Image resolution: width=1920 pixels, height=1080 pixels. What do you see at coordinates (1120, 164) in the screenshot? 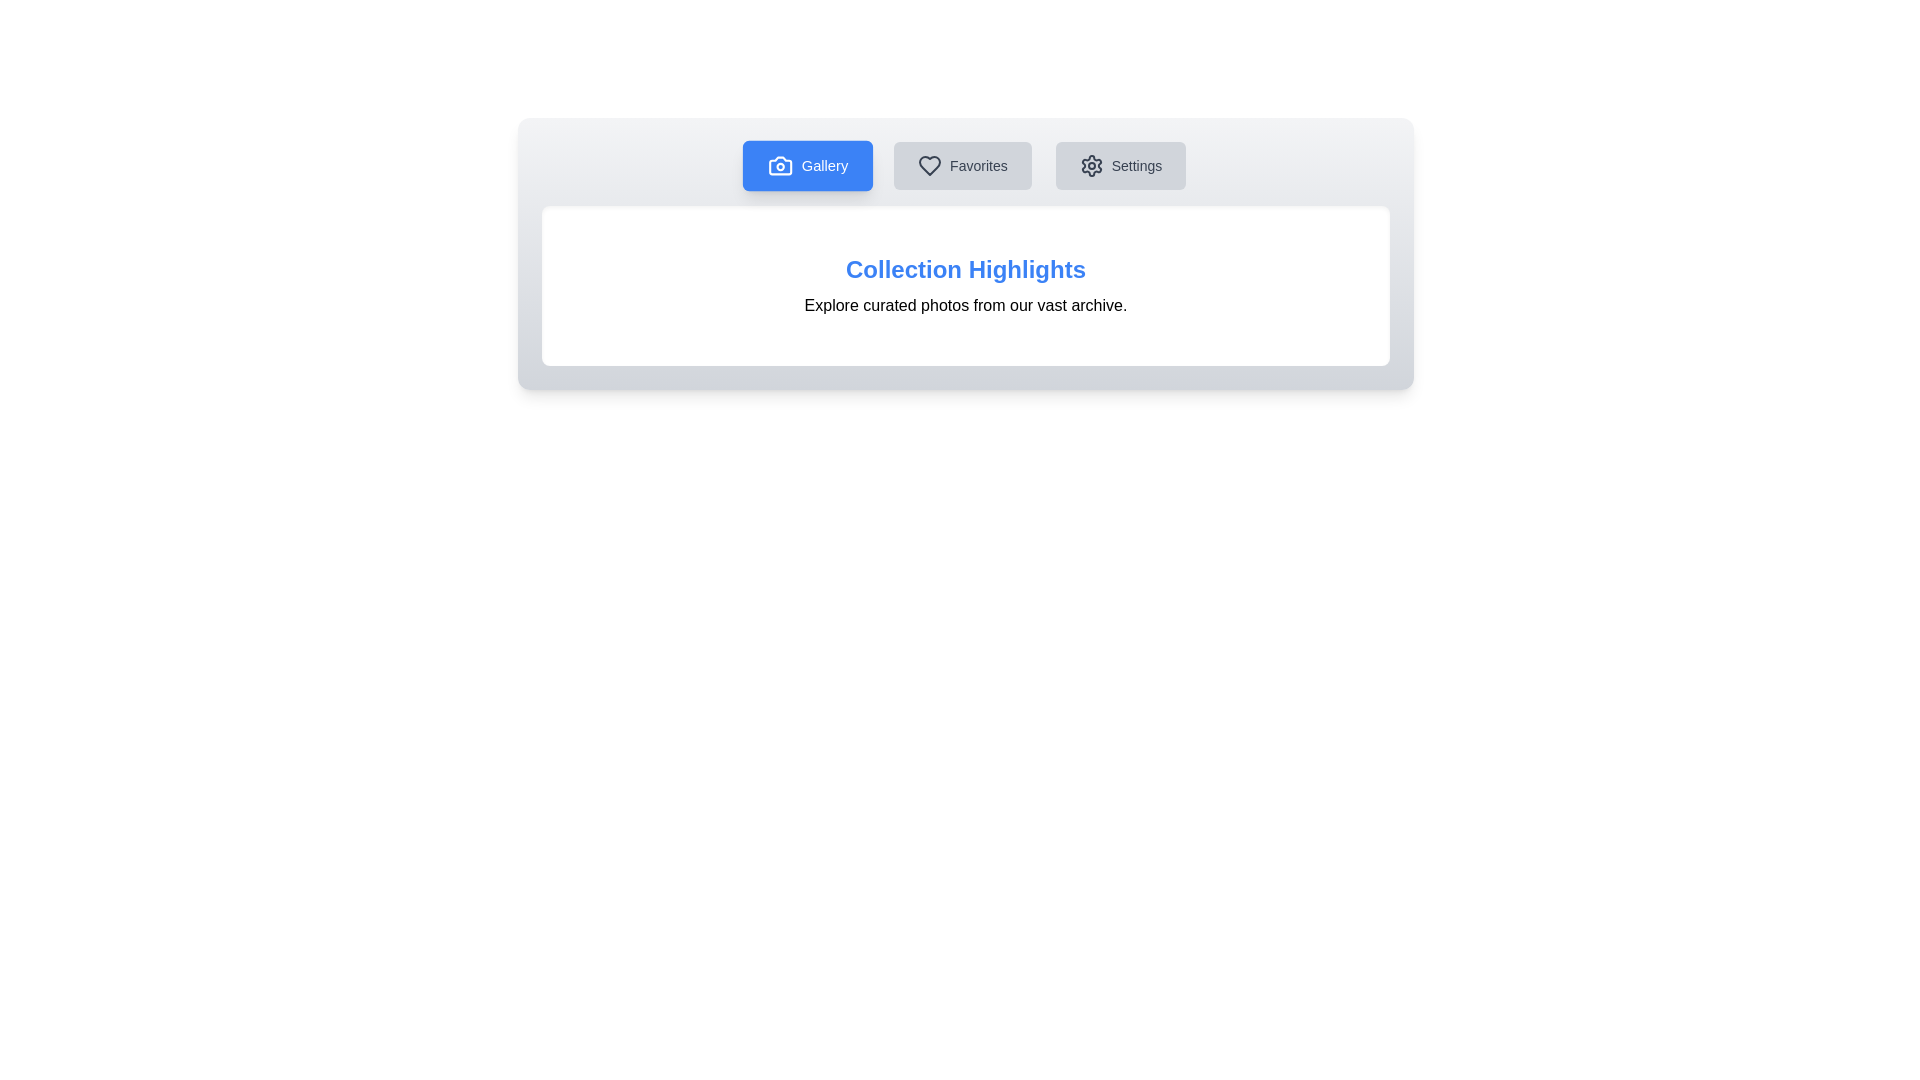
I see `the Settings button to inspect its functionality` at bounding box center [1120, 164].